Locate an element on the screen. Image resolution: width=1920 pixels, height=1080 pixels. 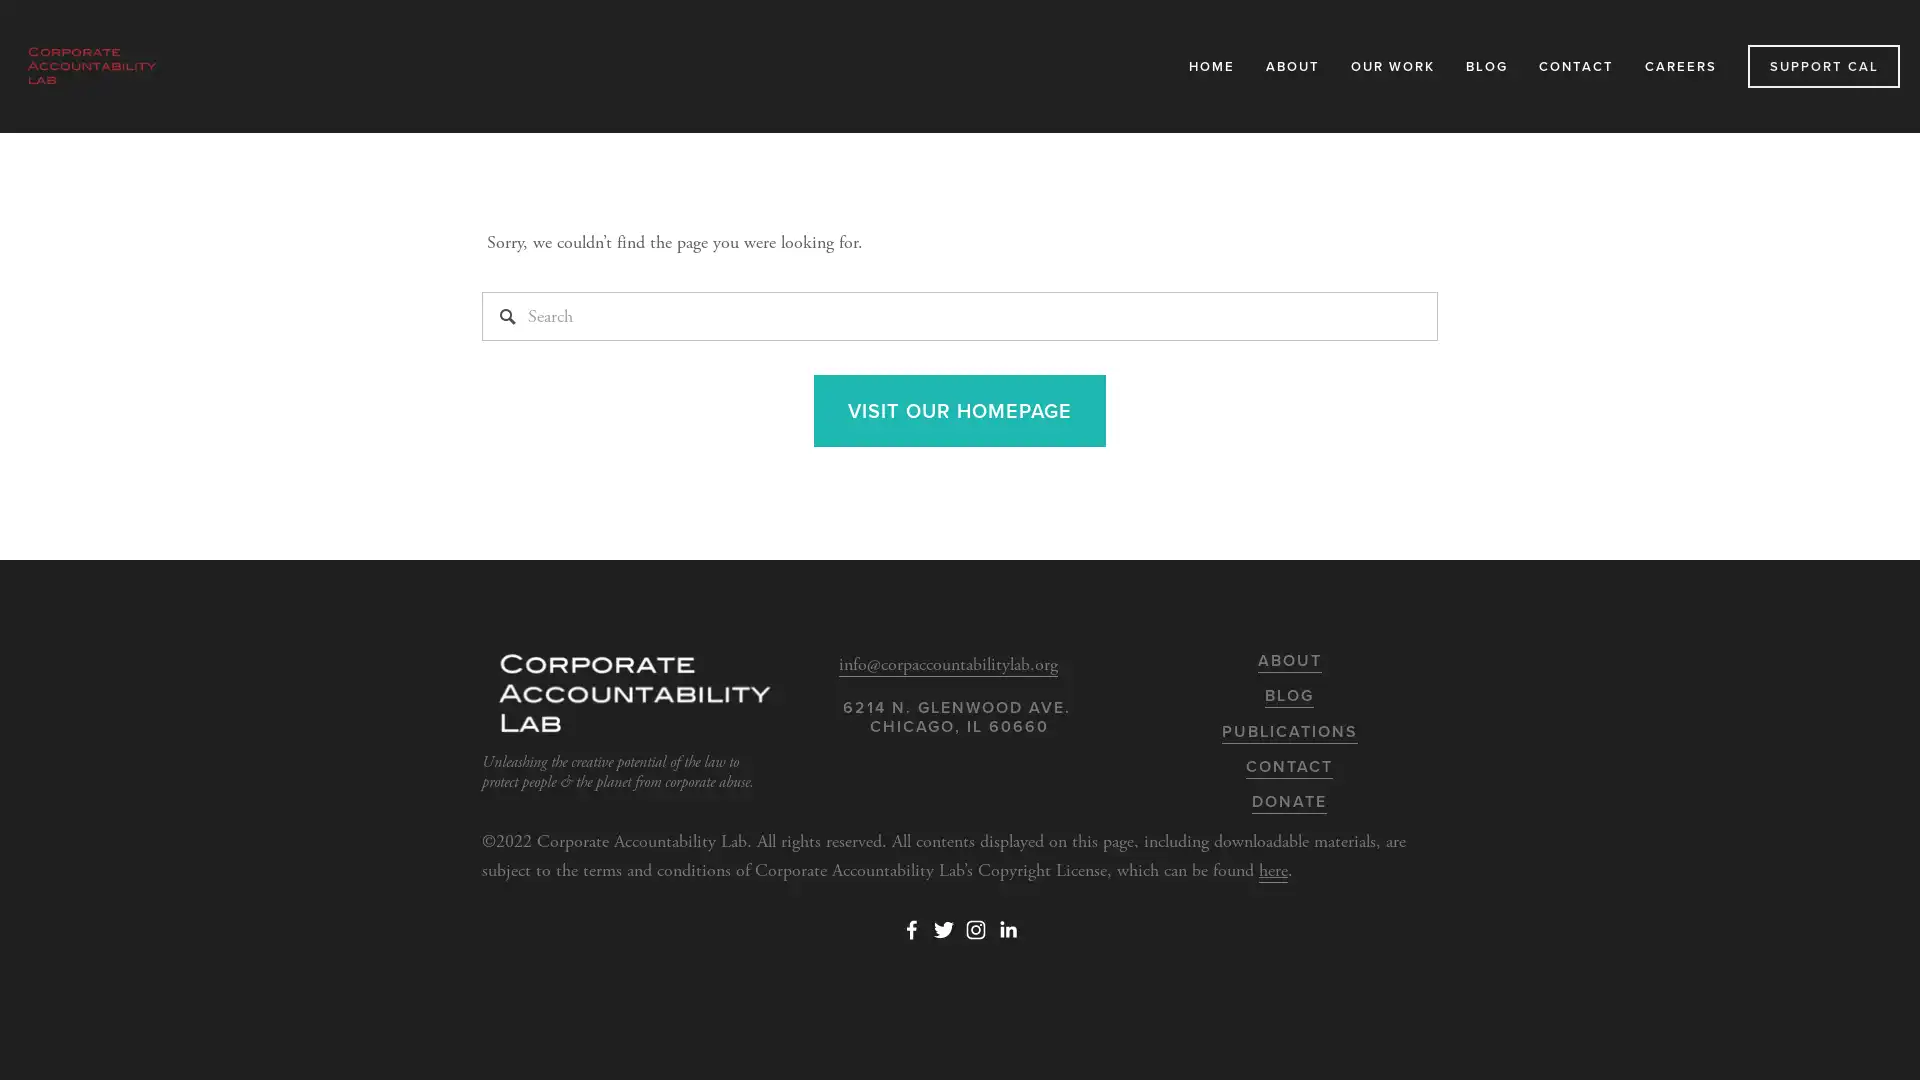
Close is located at coordinates (1245, 317).